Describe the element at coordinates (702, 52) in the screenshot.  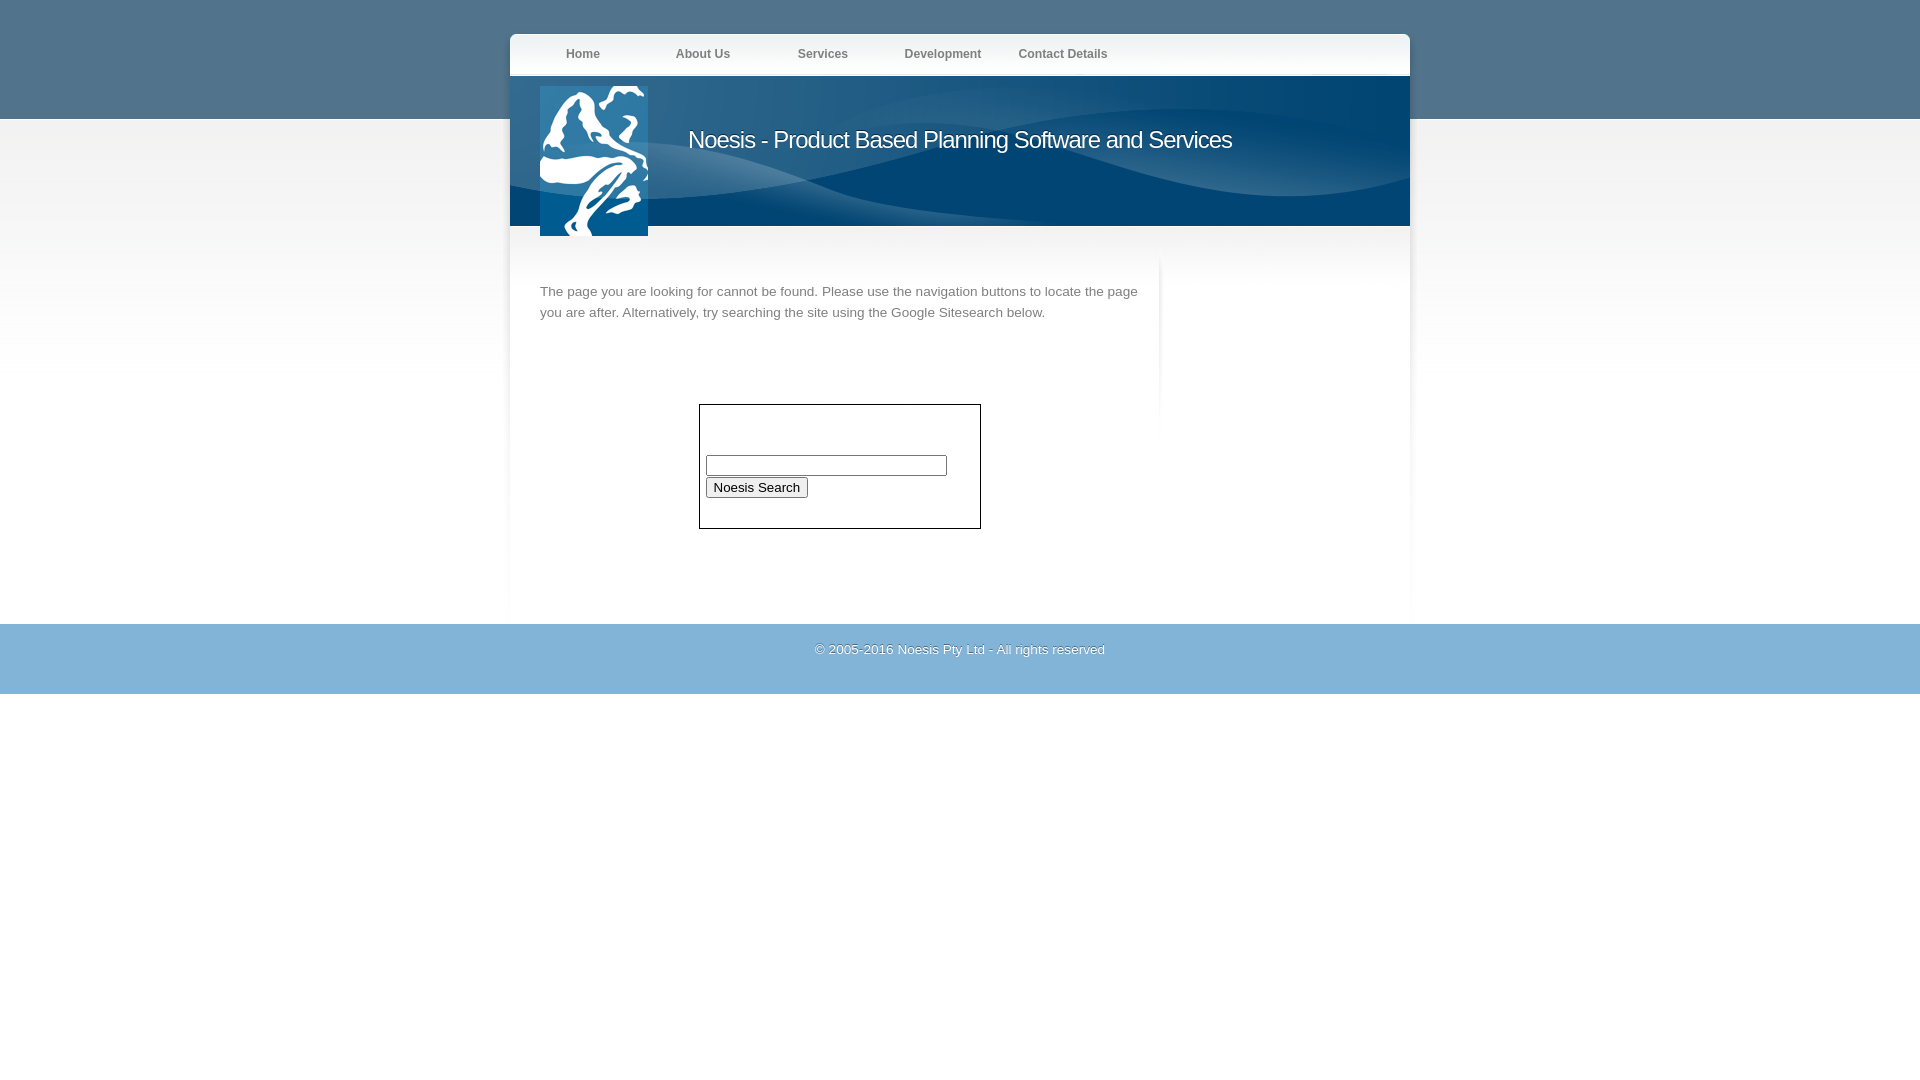
I see `'About Us'` at that location.